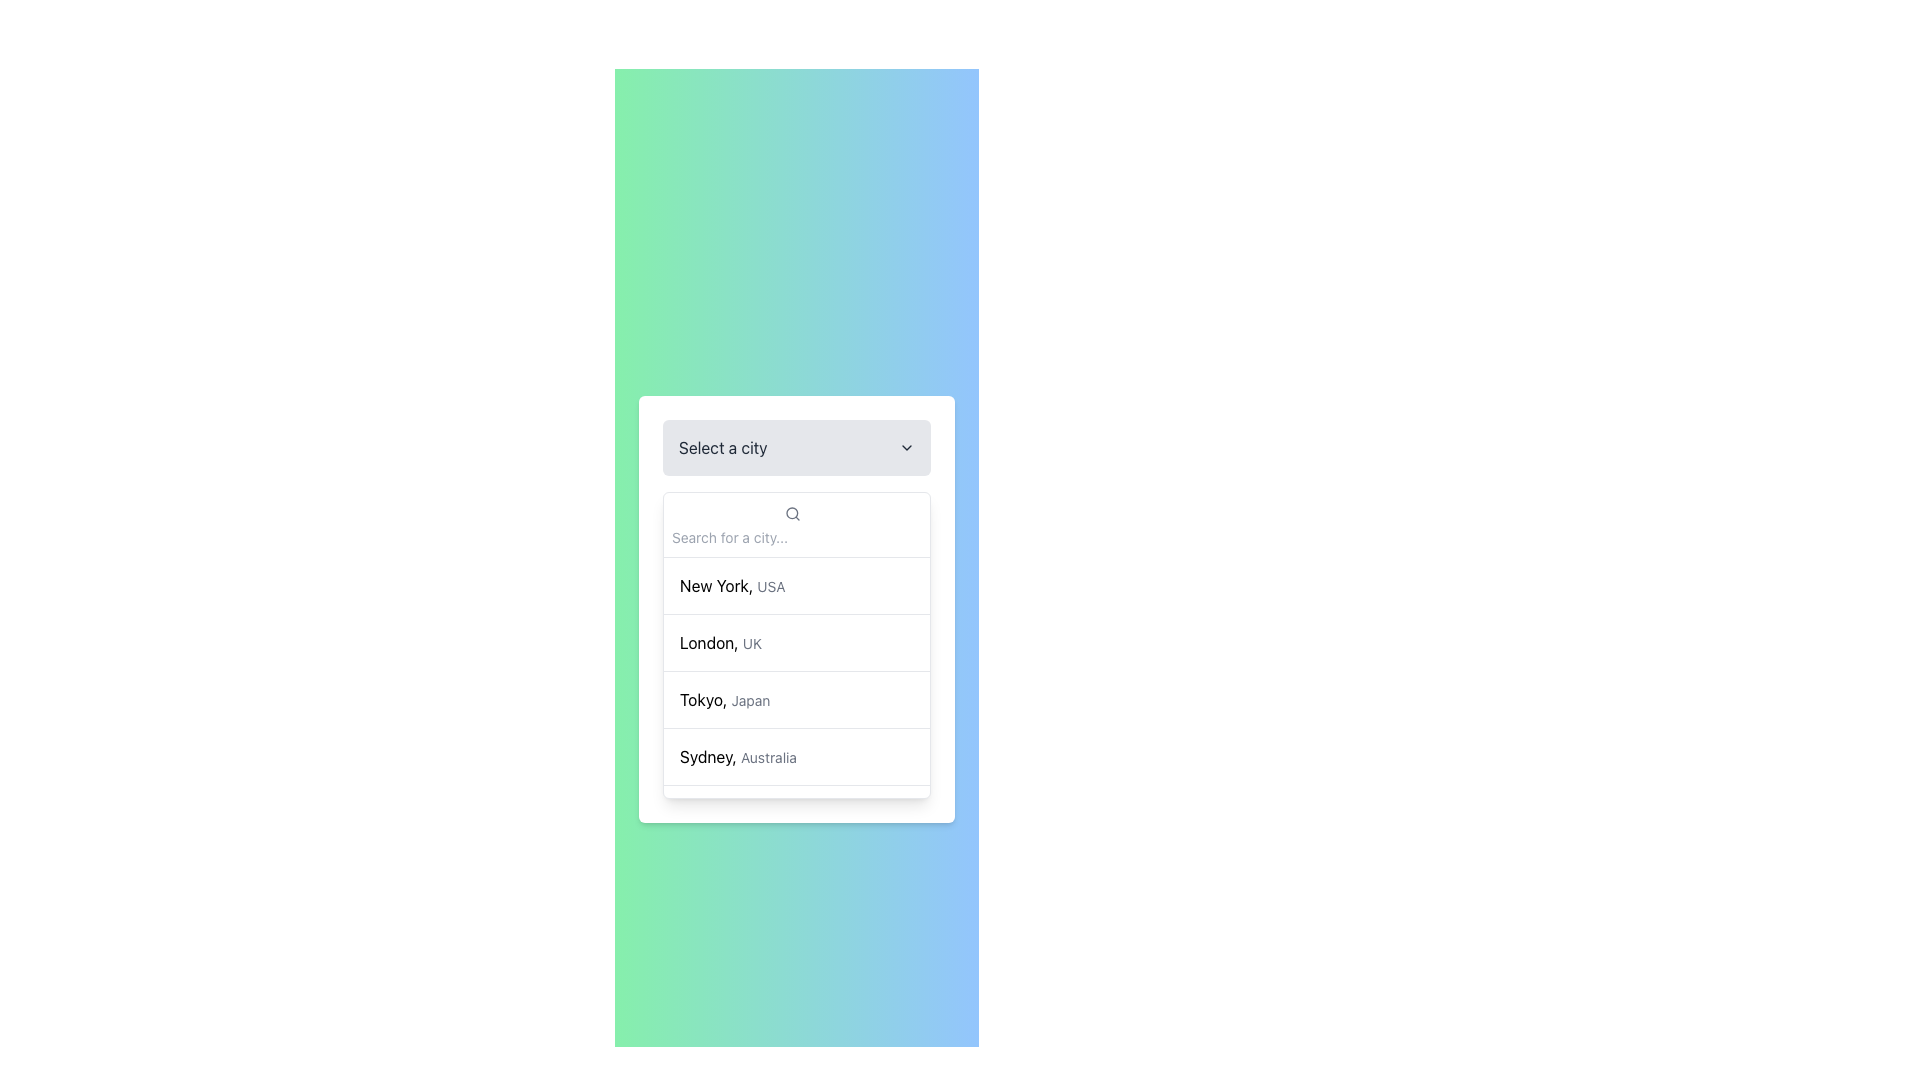 Image resolution: width=1920 pixels, height=1080 pixels. What do you see at coordinates (795, 698) in the screenshot?
I see `the selectable option for the city 'Tokyo, Japan' within the dropdown menu` at bounding box center [795, 698].